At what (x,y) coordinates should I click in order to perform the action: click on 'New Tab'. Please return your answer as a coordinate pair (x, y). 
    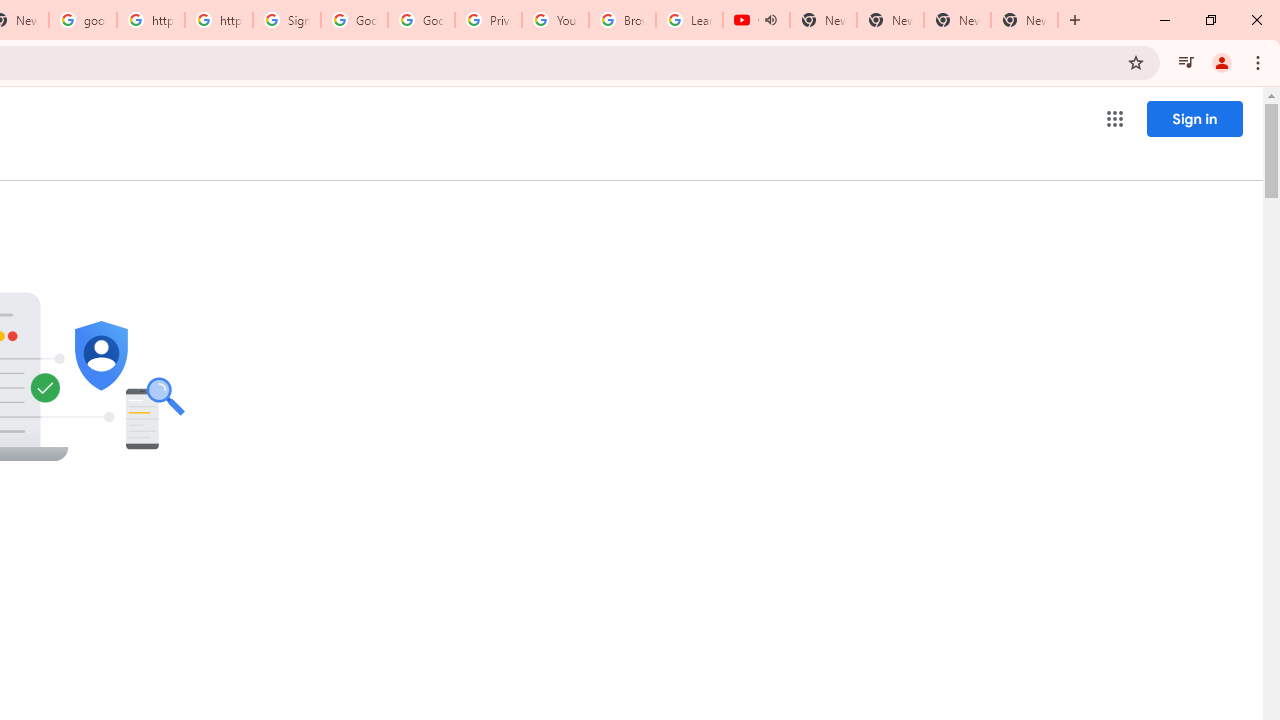
    Looking at the image, I should click on (1024, 20).